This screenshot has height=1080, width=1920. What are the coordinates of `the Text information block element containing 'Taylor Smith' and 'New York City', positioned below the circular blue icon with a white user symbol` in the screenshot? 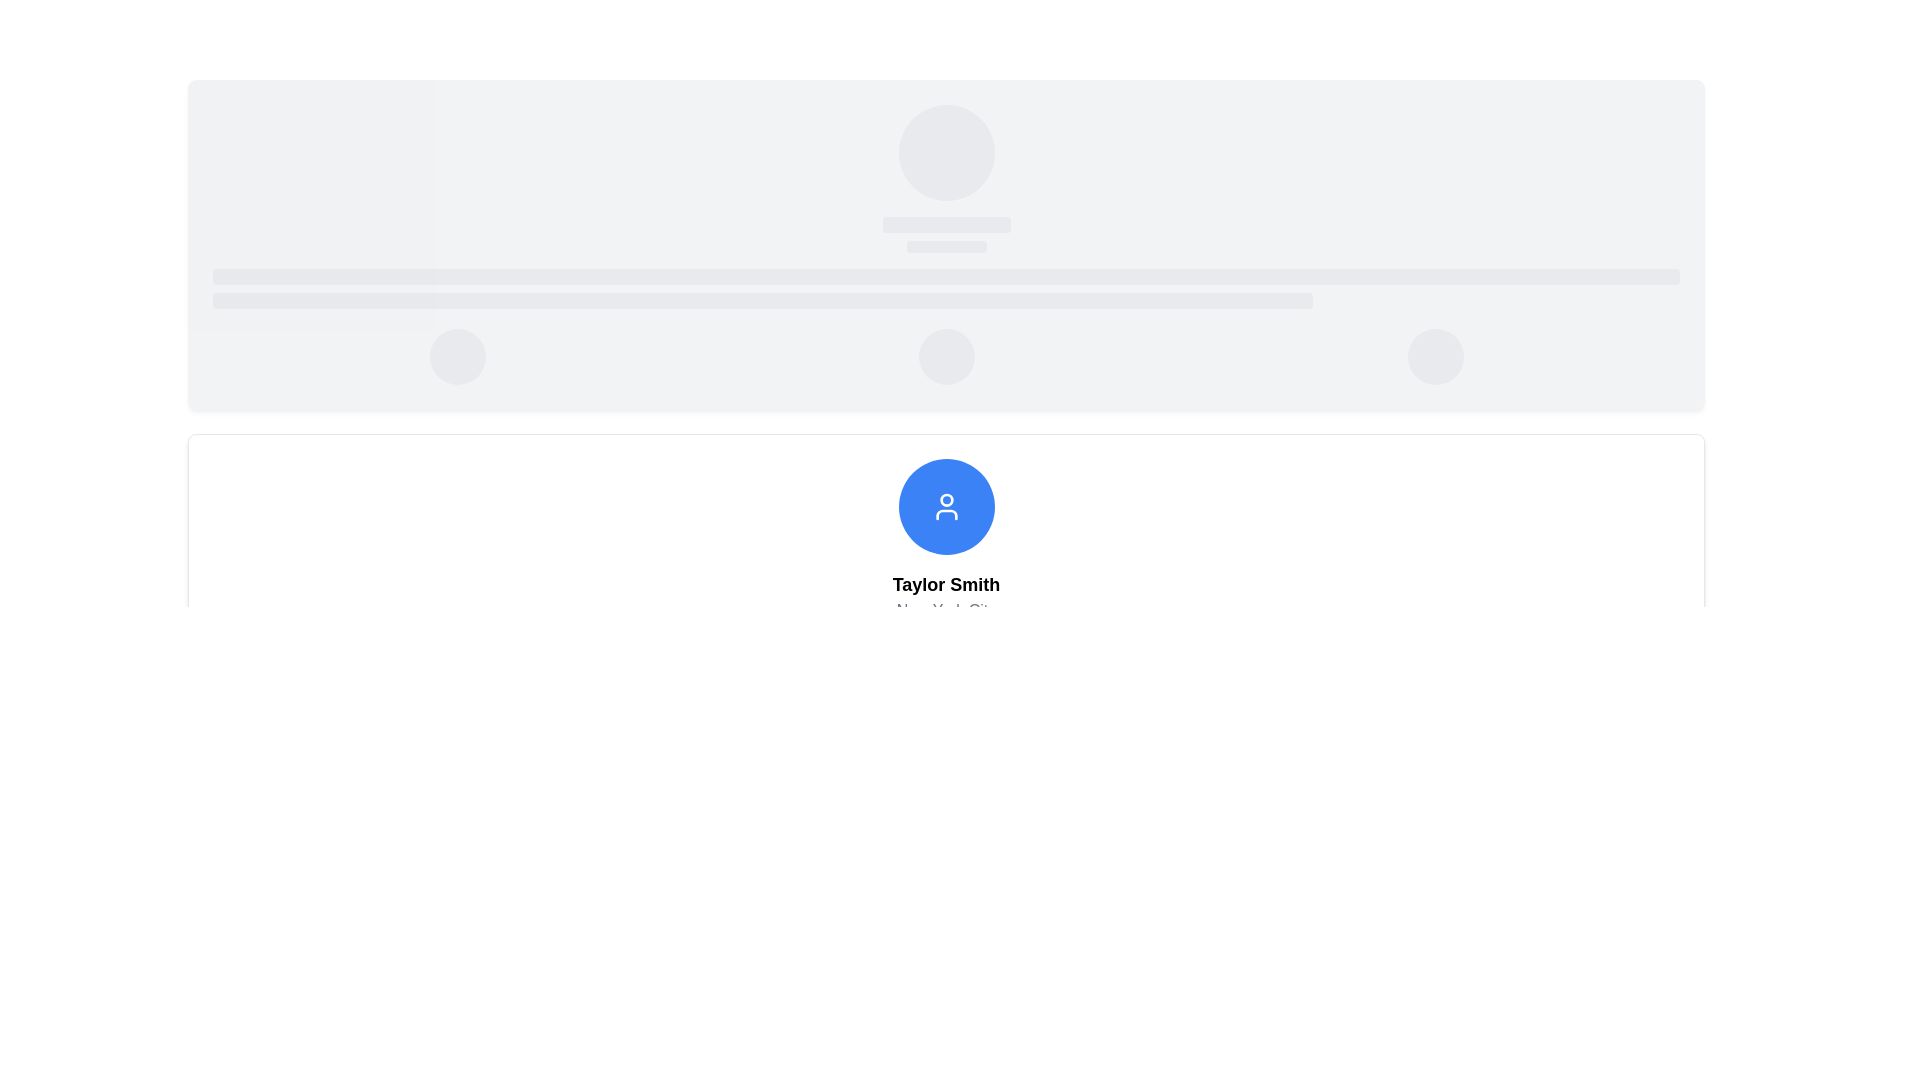 It's located at (945, 596).